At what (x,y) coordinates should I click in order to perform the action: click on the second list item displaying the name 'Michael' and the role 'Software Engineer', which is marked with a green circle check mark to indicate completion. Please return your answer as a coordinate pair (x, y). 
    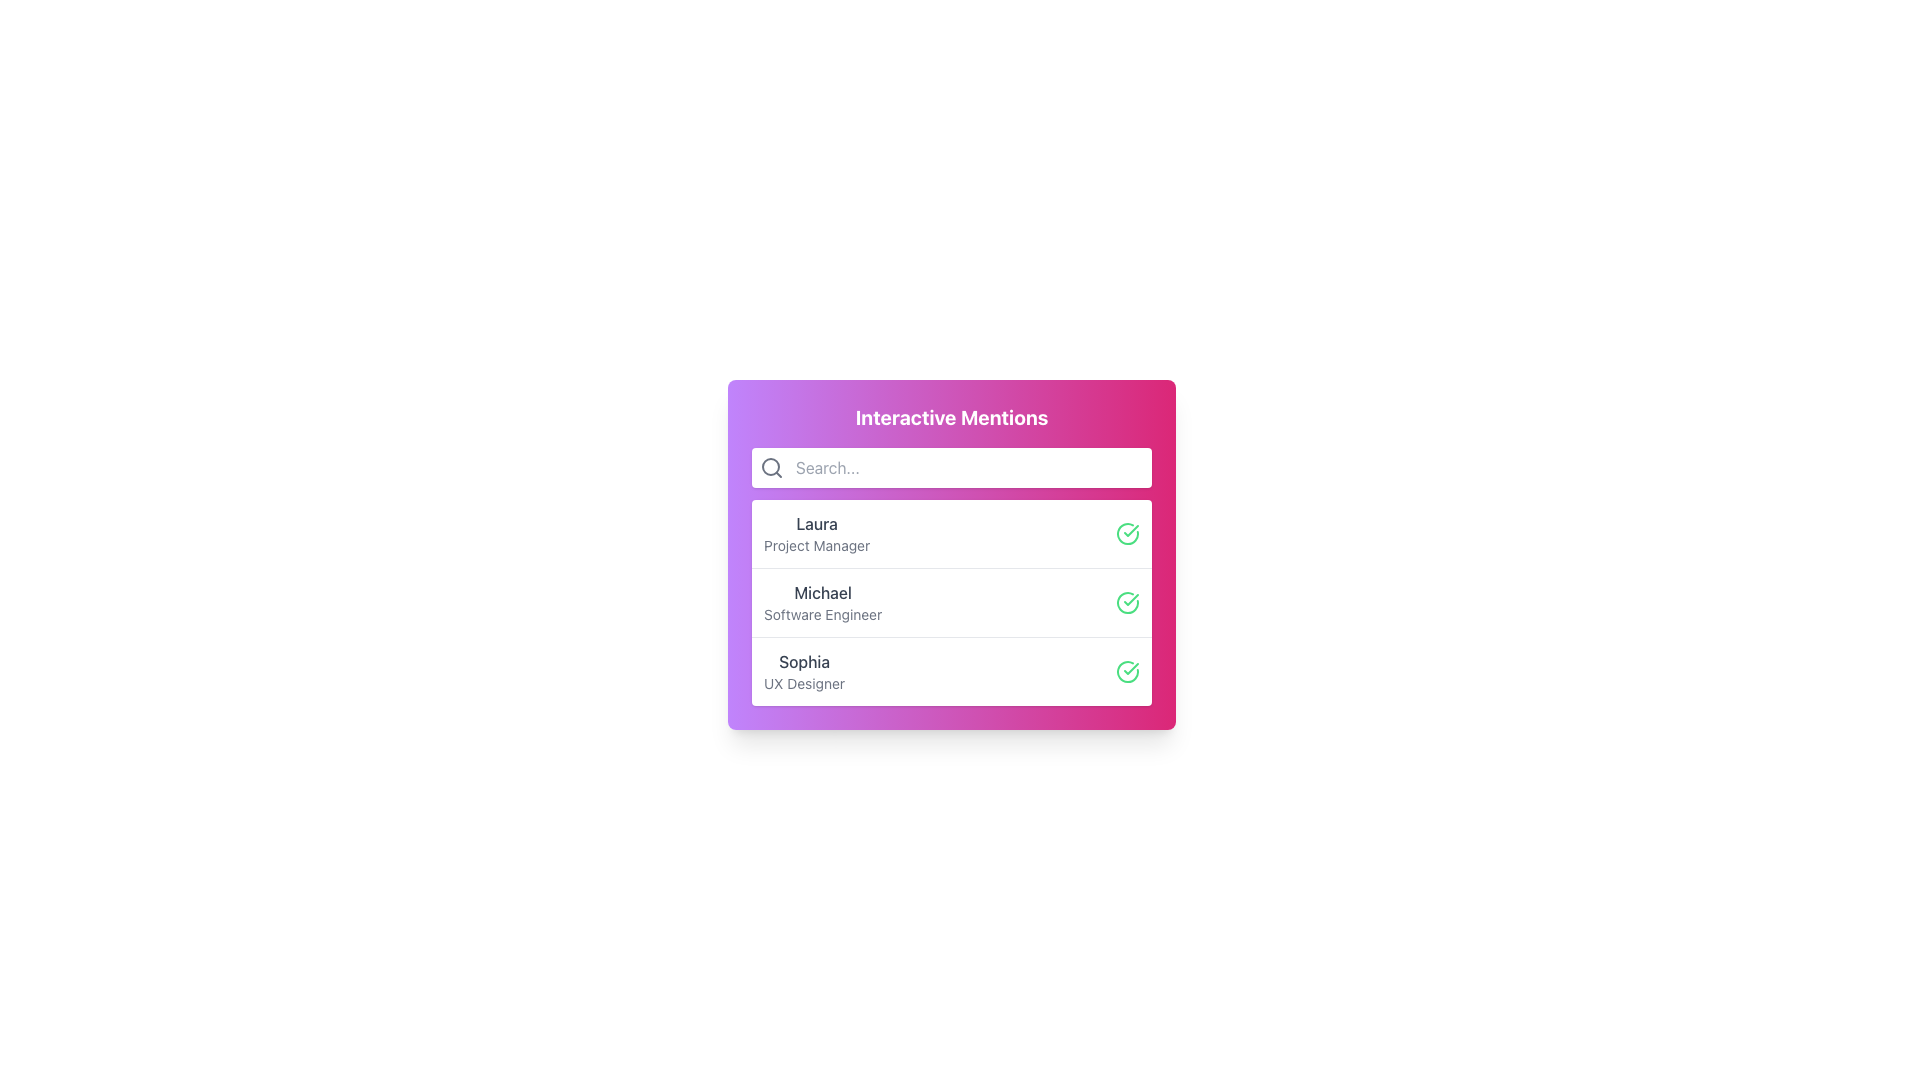
    Looking at the image, I should click on (950, 601).